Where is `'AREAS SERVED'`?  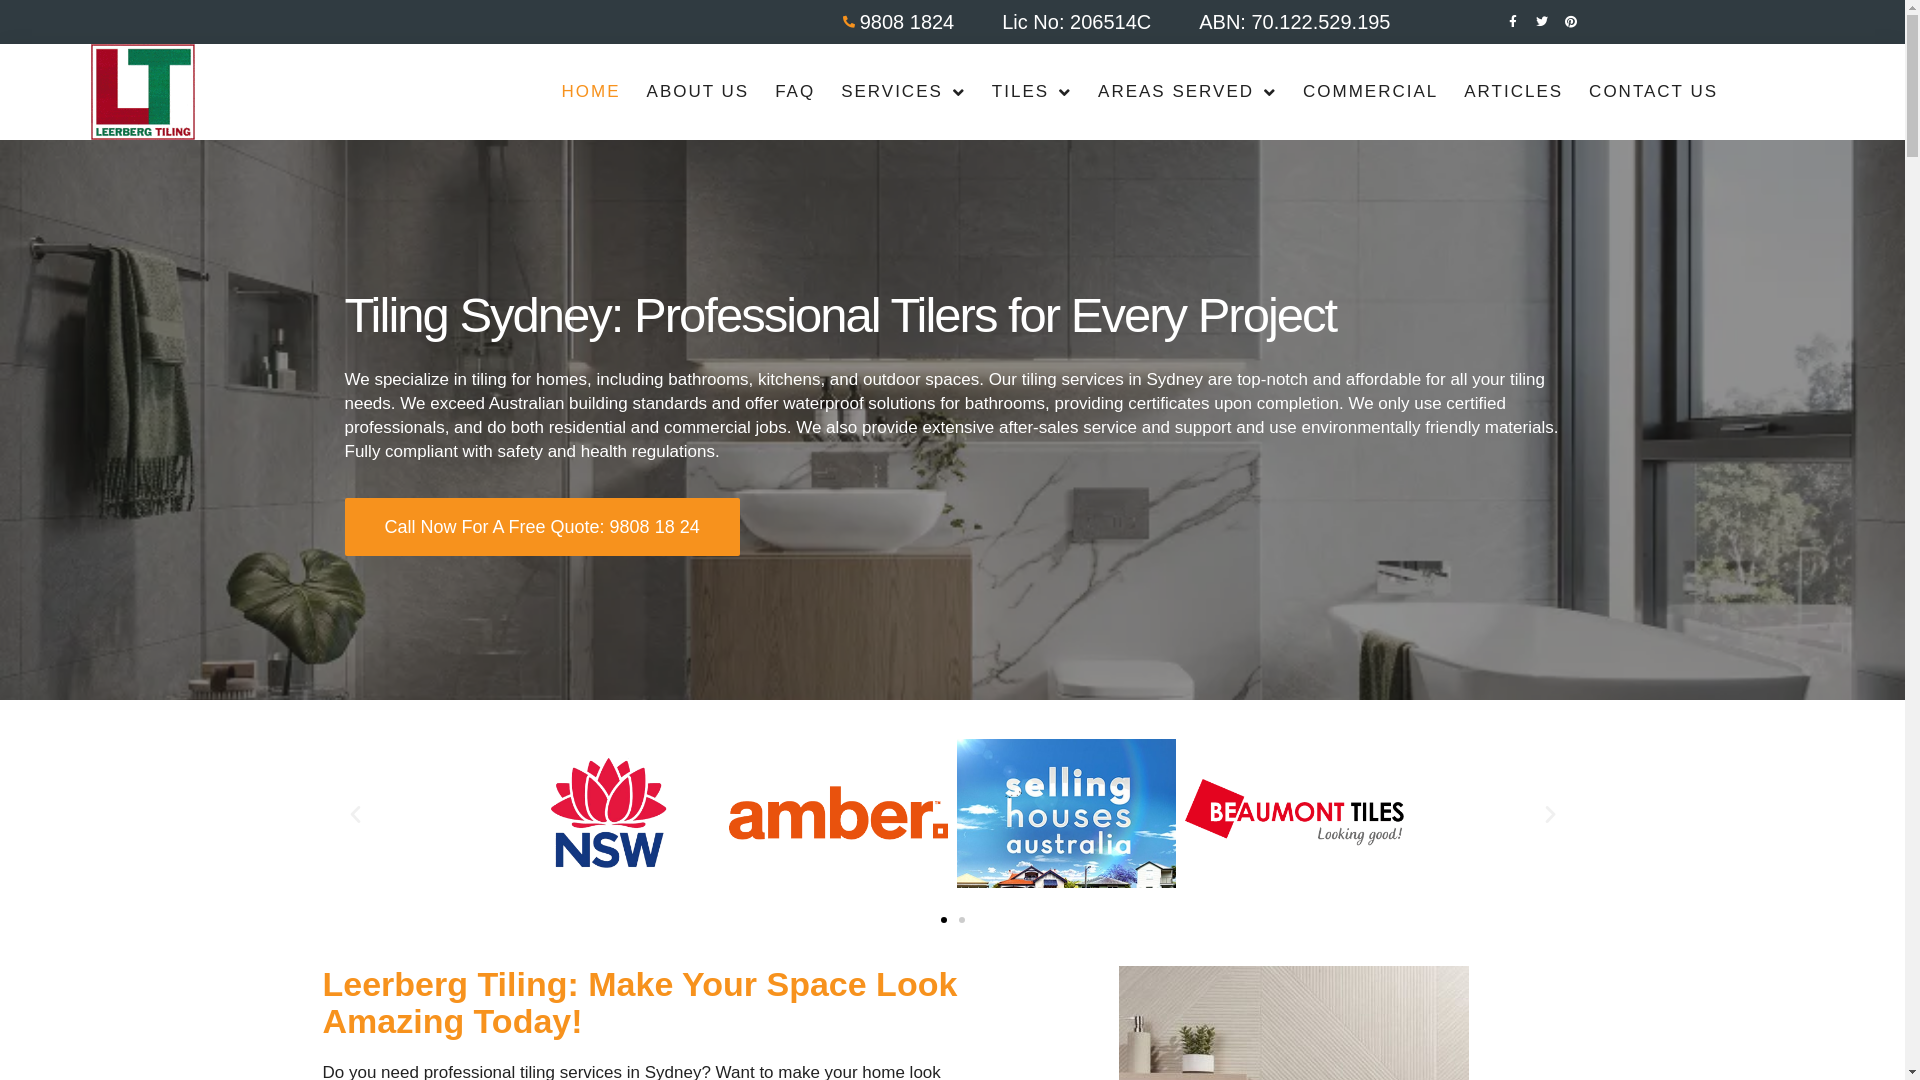
'AREAS SERVED' is located at coordinates (1083, 92).